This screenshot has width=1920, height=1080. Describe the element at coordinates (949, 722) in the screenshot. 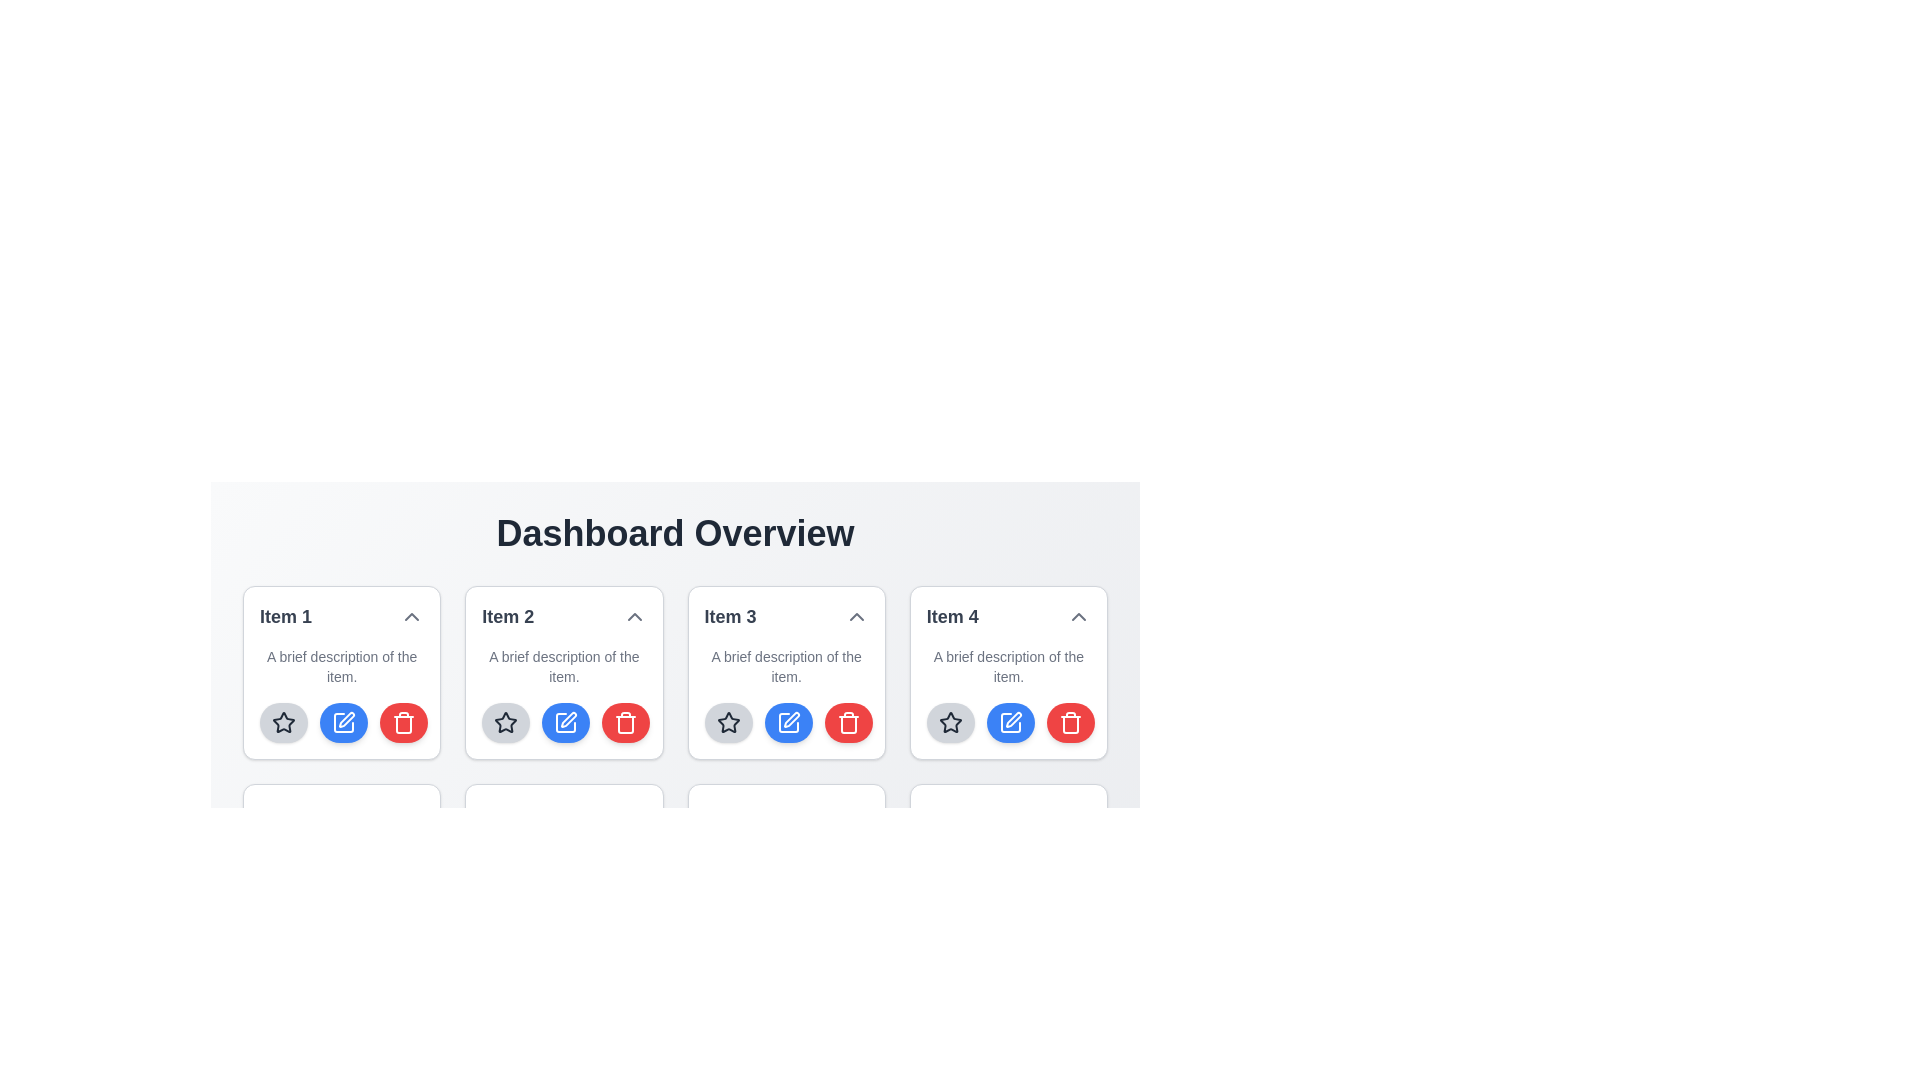

I see `the circular button with a light gray background and a black star icon` at that location.